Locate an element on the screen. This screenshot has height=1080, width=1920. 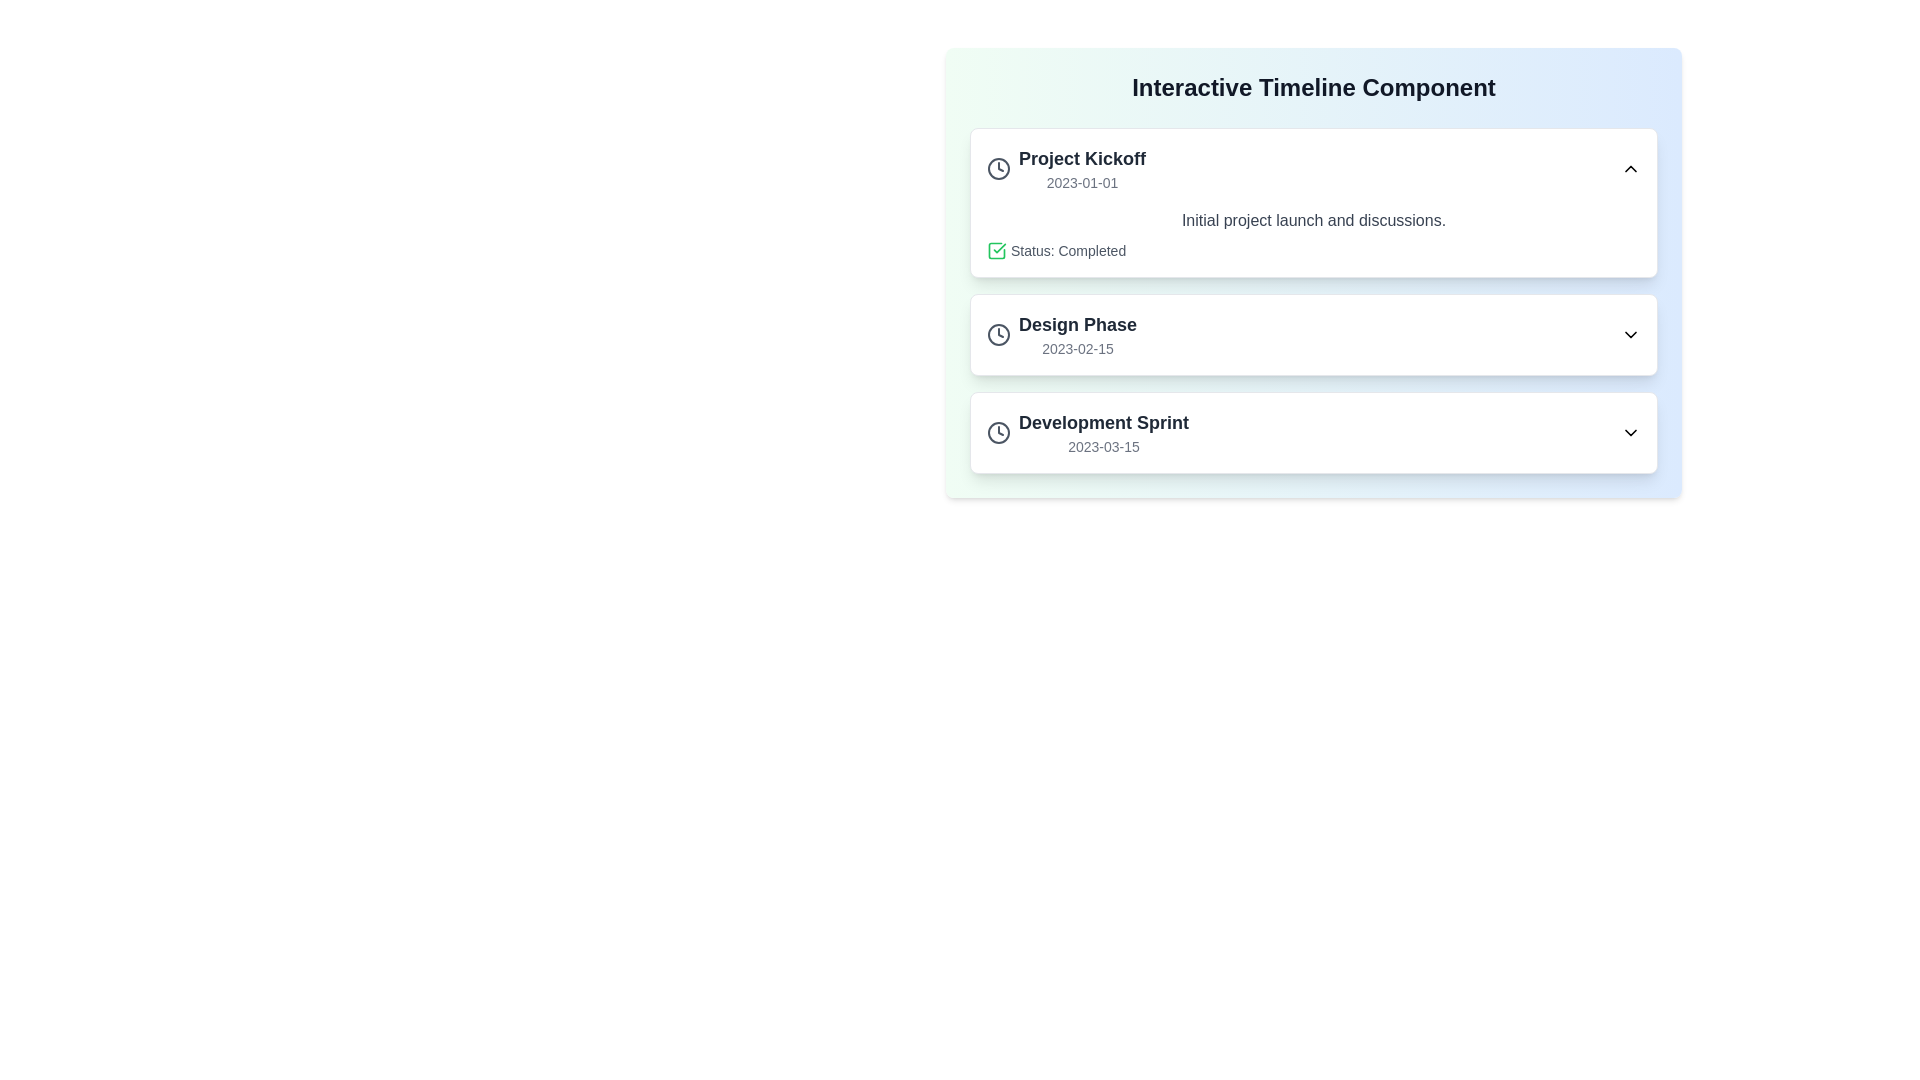
the chevron-down icon of the Dropdown toggle button located at the far right end of the 'Development Sprint' section is located at coordinates (1631, 431).